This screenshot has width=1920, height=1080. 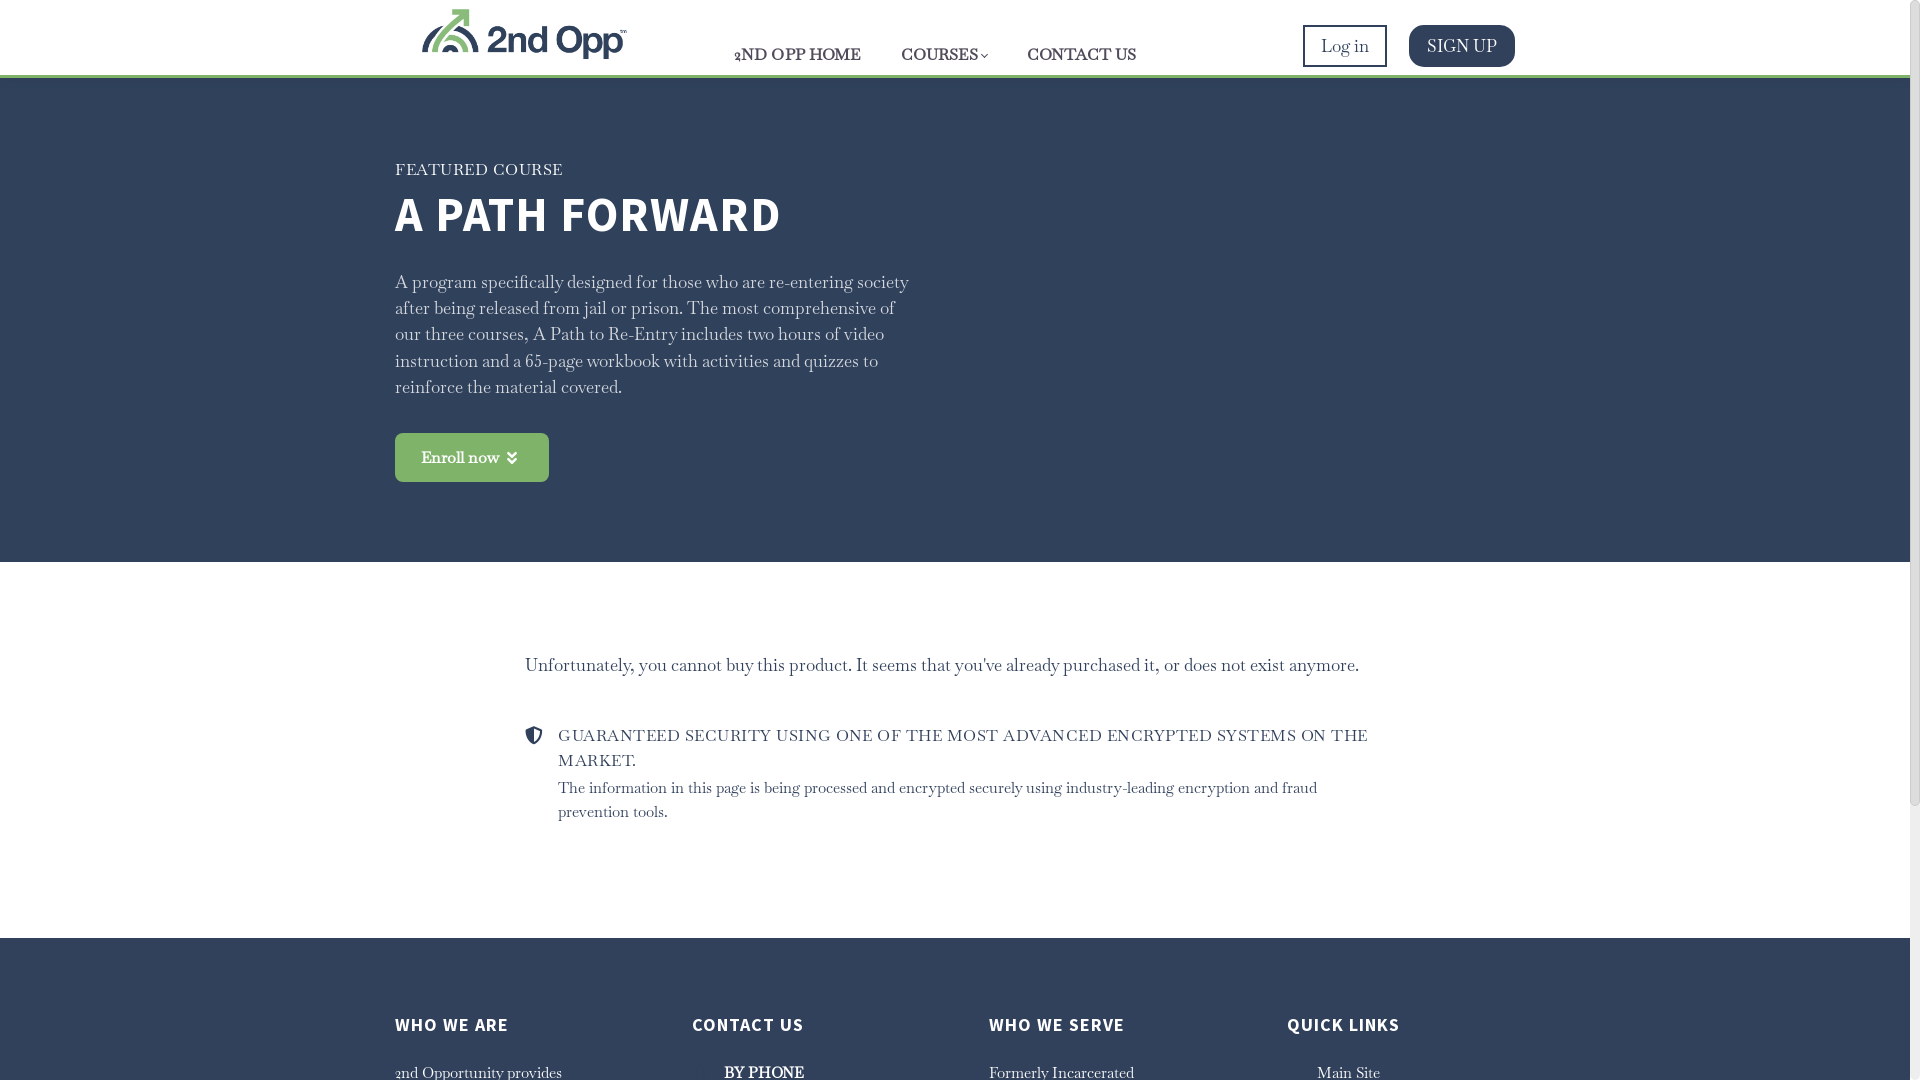 I want to click on 'Enroll now', so click(x=470, y=457).